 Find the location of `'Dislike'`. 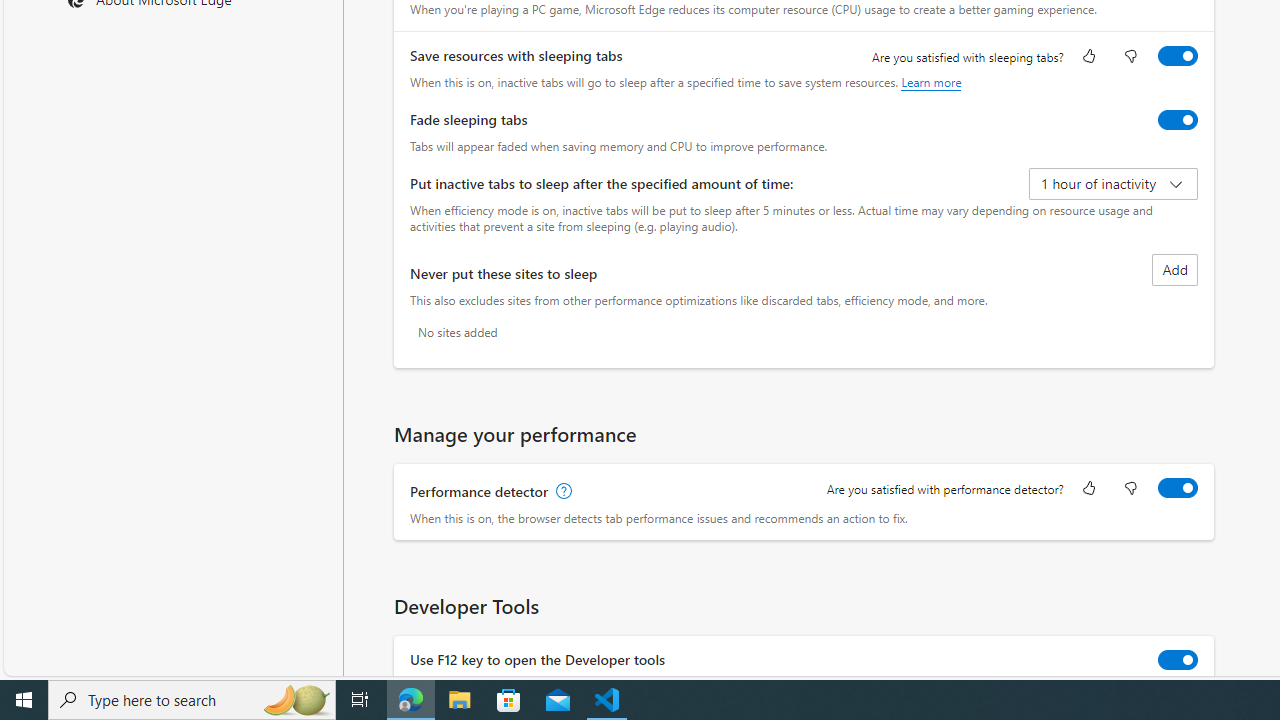

'Dislike' is located at coordinates (1130, 489).